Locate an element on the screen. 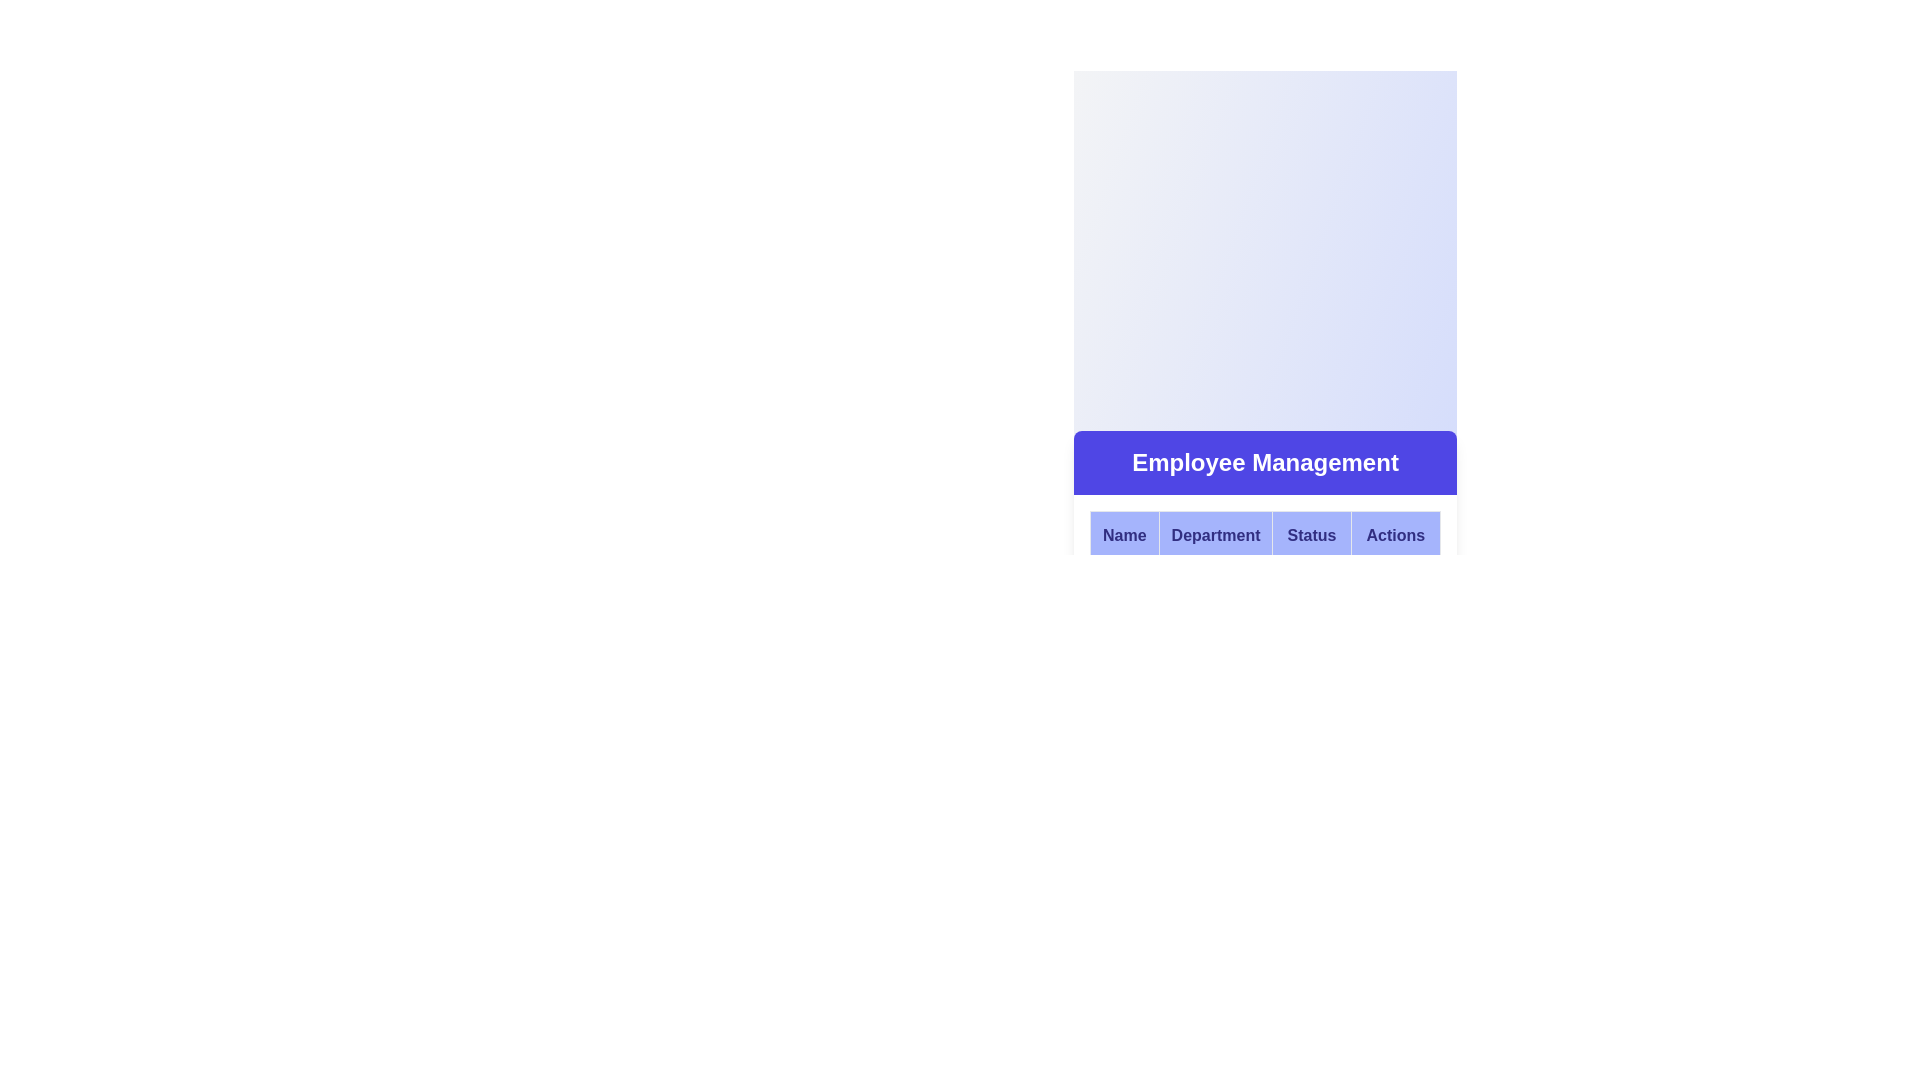 Image resolution: width=1920 pixels, height=1080 pixels. the 'Employee Management' text label, which serves as the heading for the current section, located centrally at the top of the interface is located at coordinates (1264, 462).